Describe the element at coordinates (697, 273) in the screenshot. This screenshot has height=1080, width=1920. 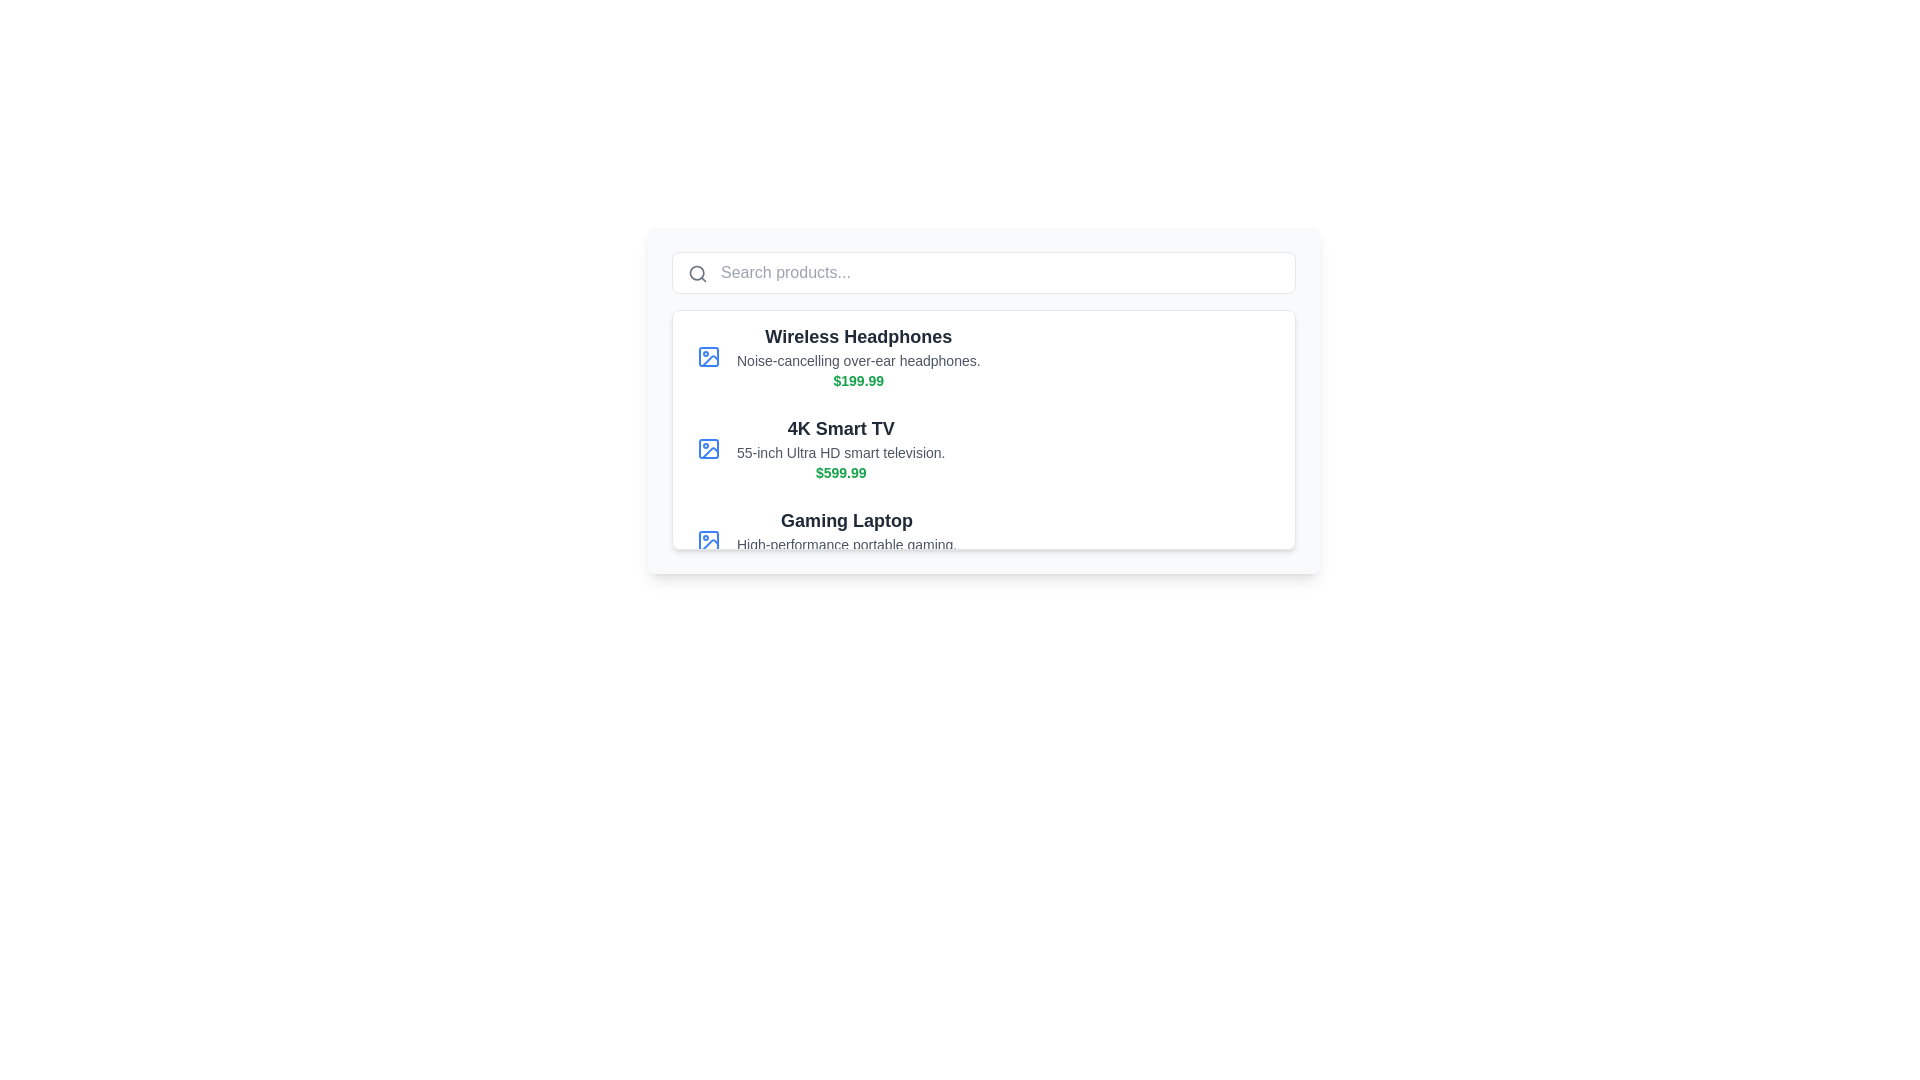
I see `the search icon located at the far left of the search input field` at that location.